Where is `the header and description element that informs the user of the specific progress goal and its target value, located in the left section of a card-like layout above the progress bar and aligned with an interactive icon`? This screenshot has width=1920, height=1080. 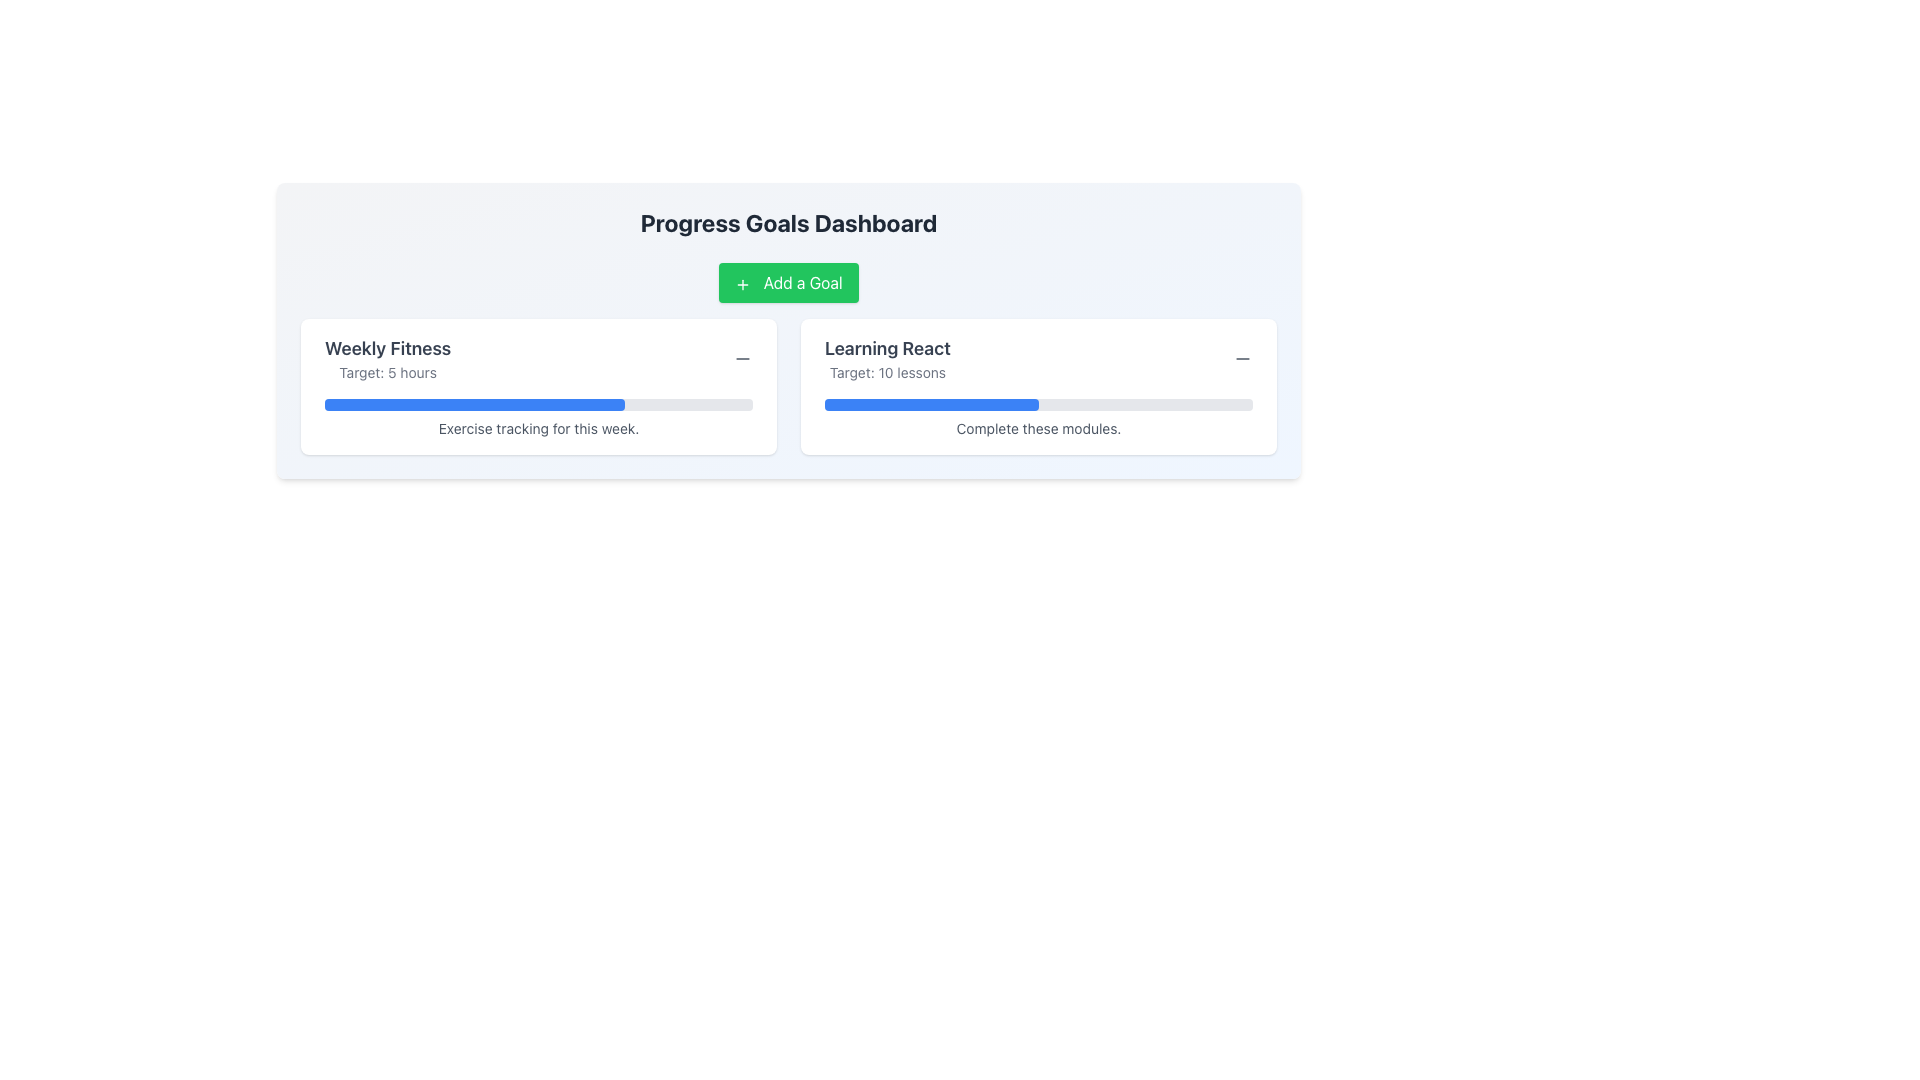 the header and description element that informs the user of the specific progress goal and its target value, located in the left section of a card-like layout above the progress bar and aligned with an interactive icon is located at coordinates (388, 357).